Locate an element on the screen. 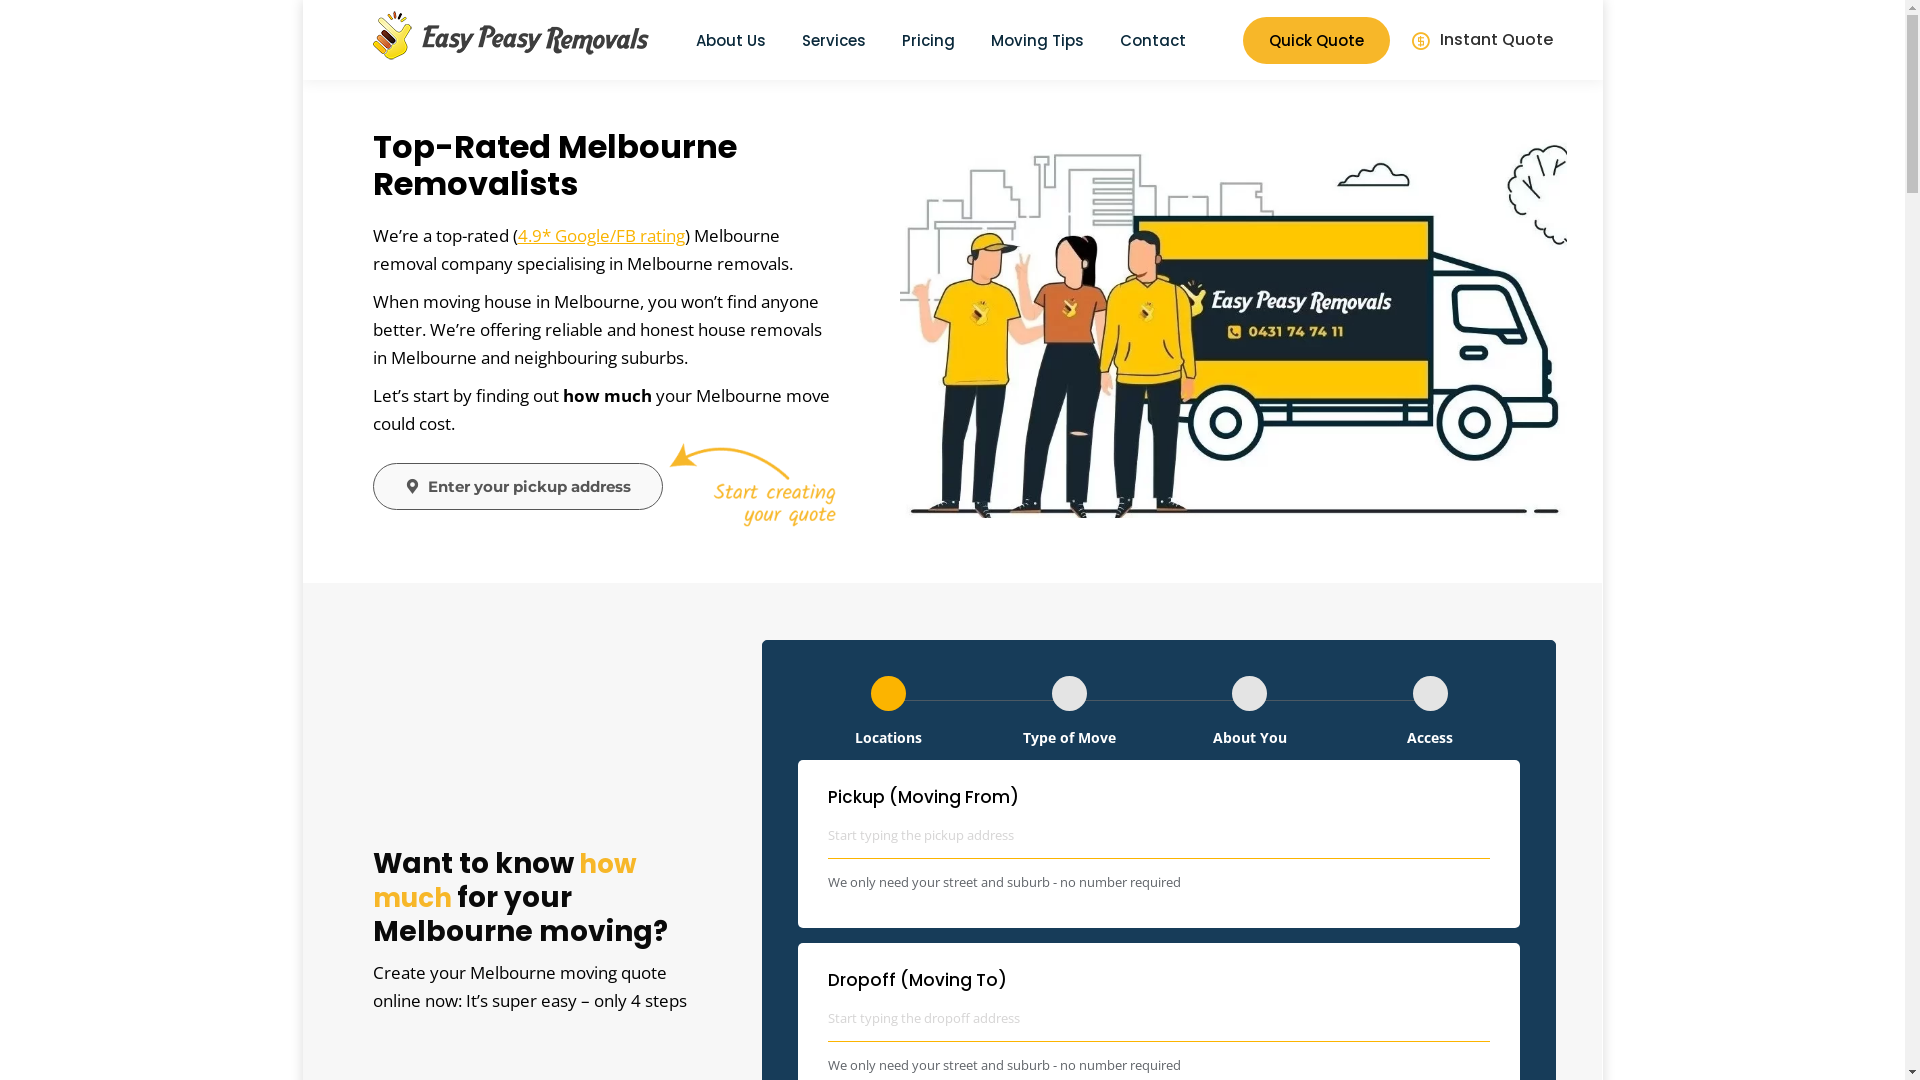  'About Us' is located at coordinates (729, 39).